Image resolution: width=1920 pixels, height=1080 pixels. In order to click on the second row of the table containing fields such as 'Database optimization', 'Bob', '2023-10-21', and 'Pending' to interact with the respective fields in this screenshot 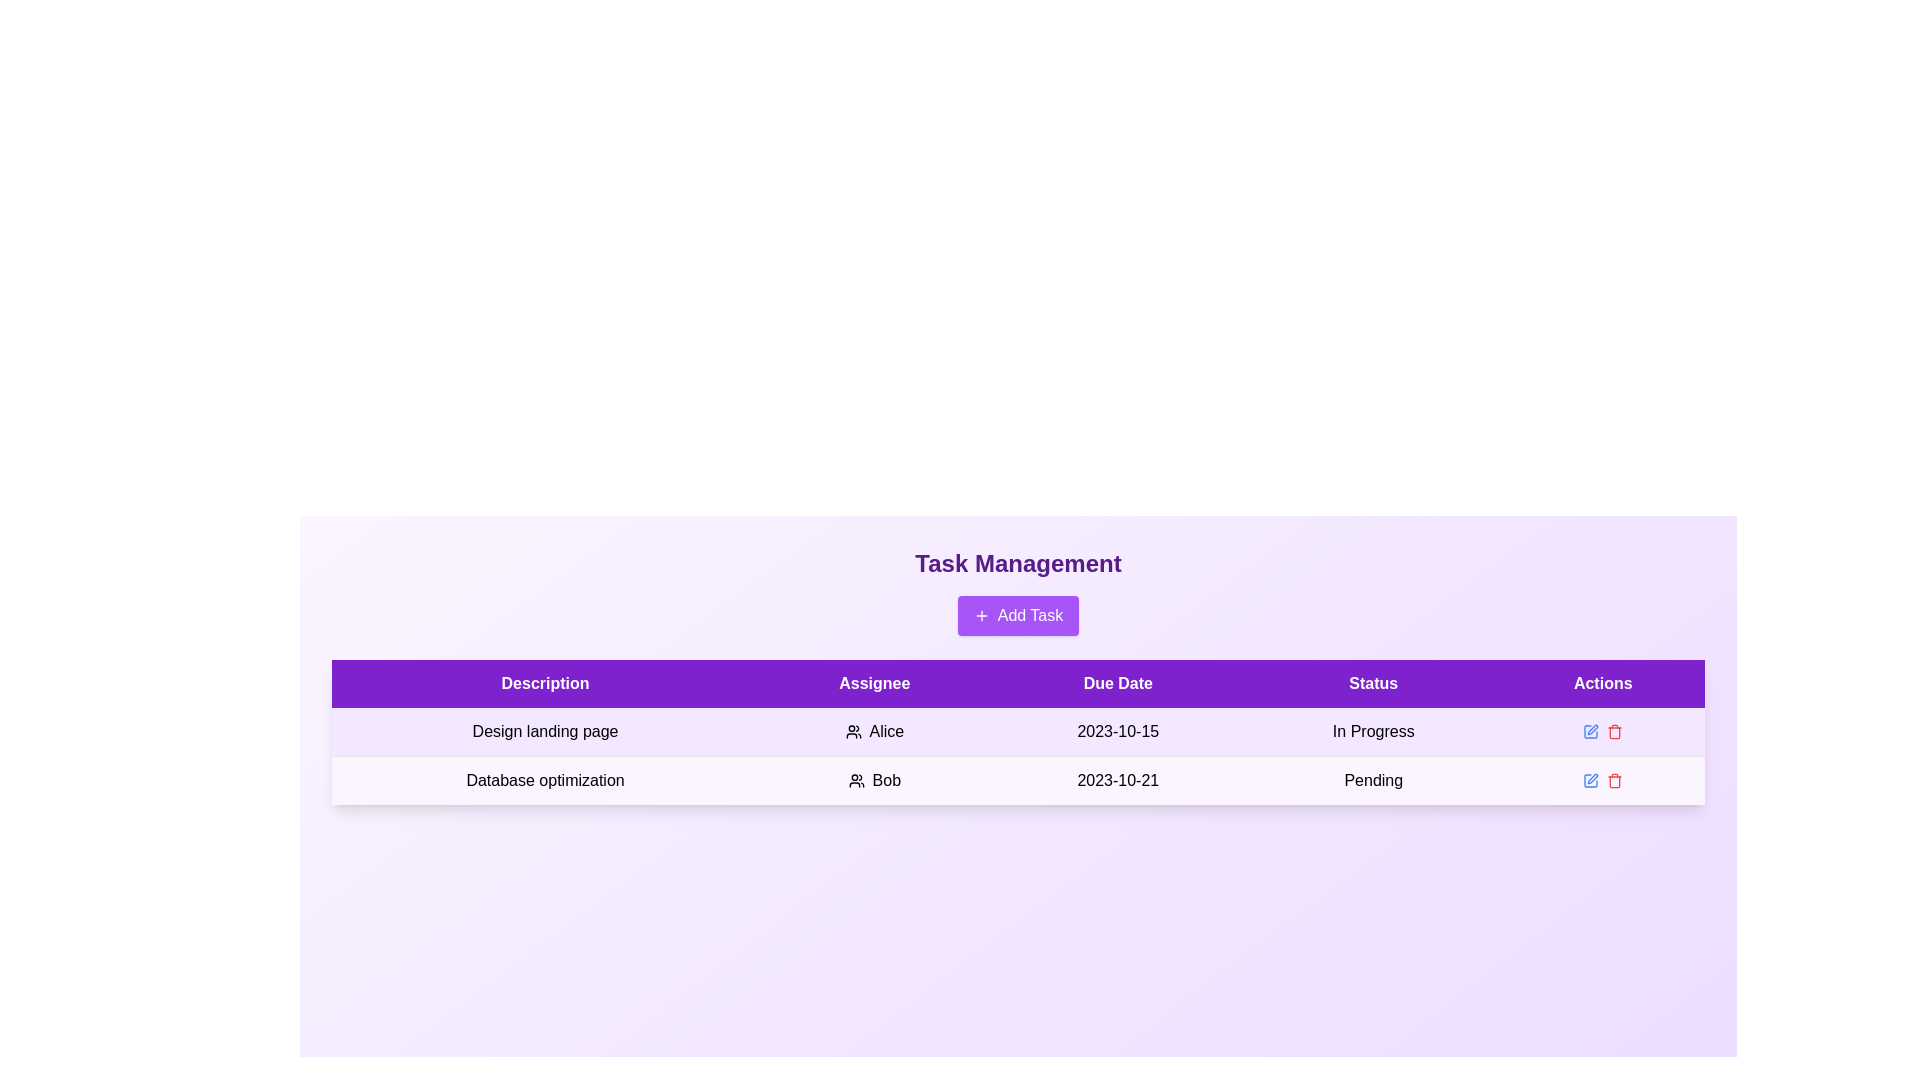, I will do `click(1018, 779)`.